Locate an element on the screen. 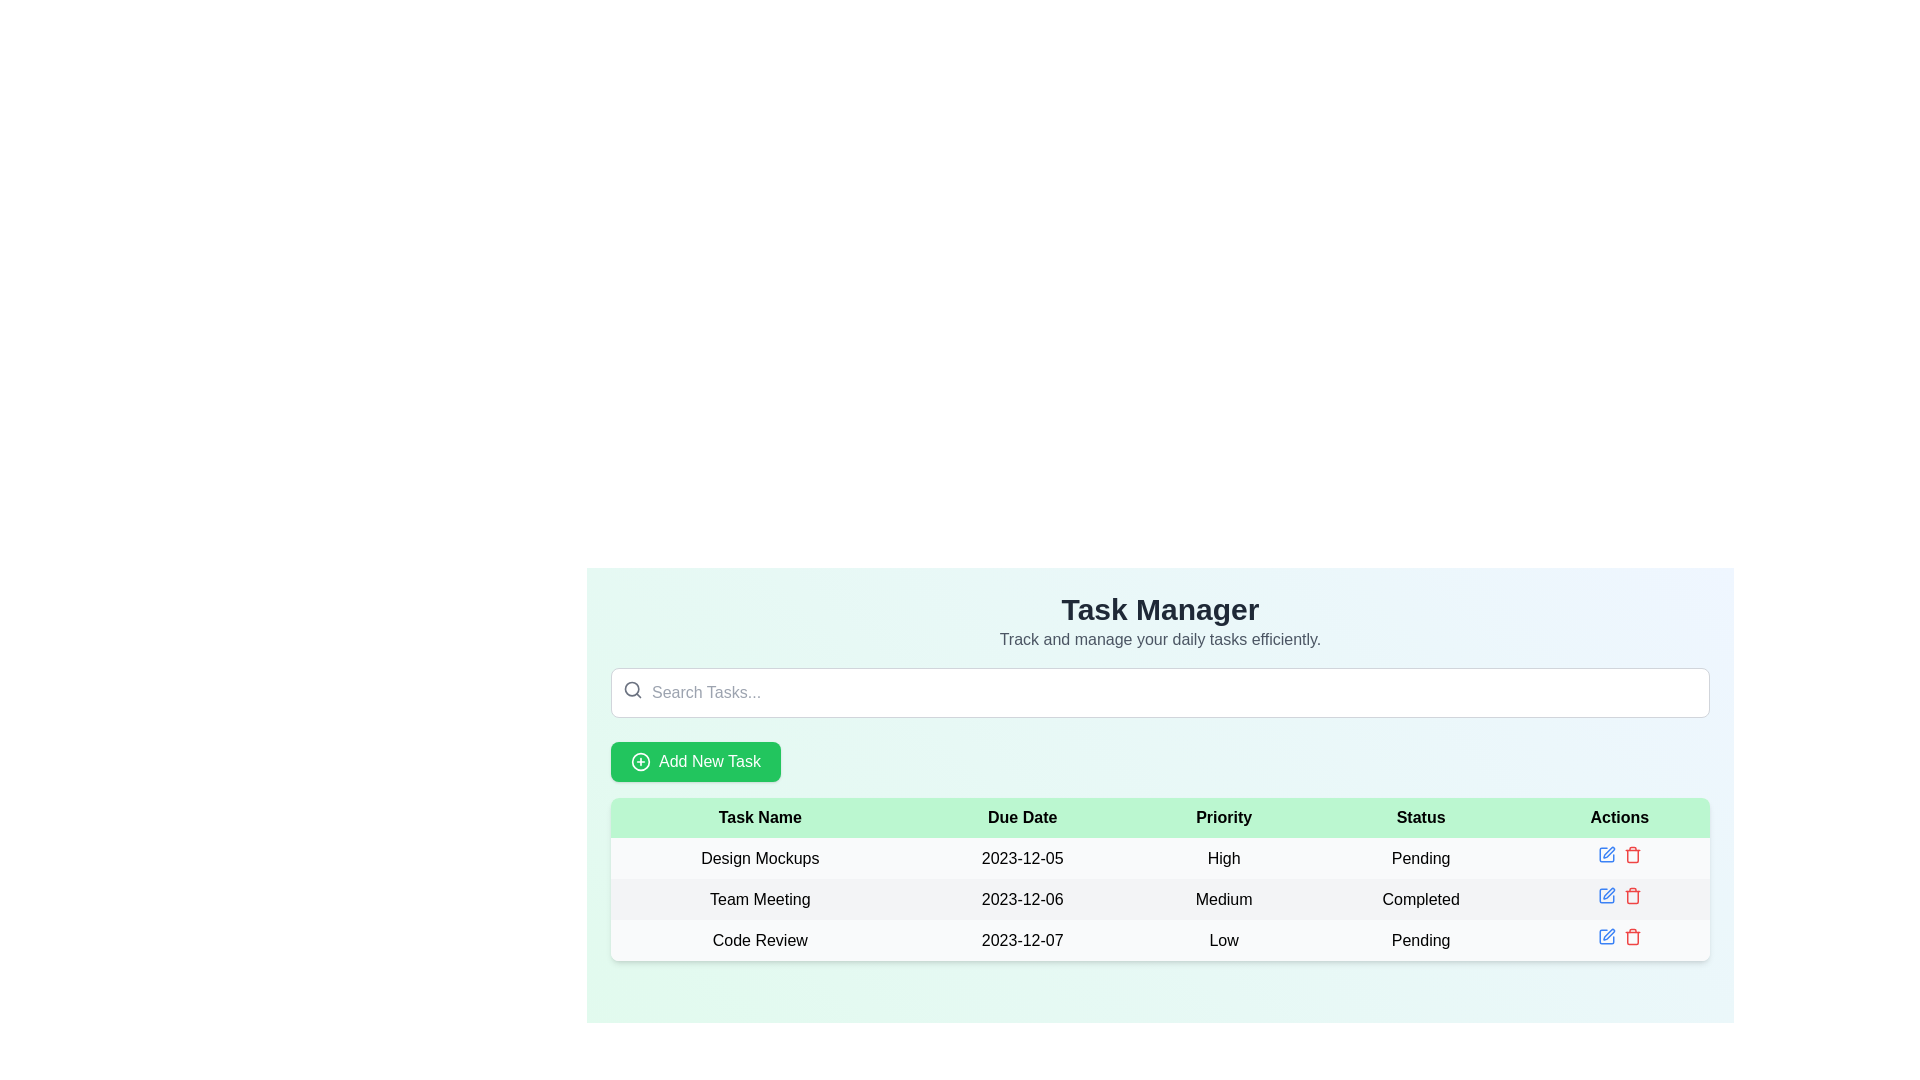 The width and height of the screenshot is (1920, 1080). the pen-shaped graphic icon located in the 'Actions' column of the table, next to the 'Delete' icon for the 'Code Review' task is located at coordinates (1609, 934).